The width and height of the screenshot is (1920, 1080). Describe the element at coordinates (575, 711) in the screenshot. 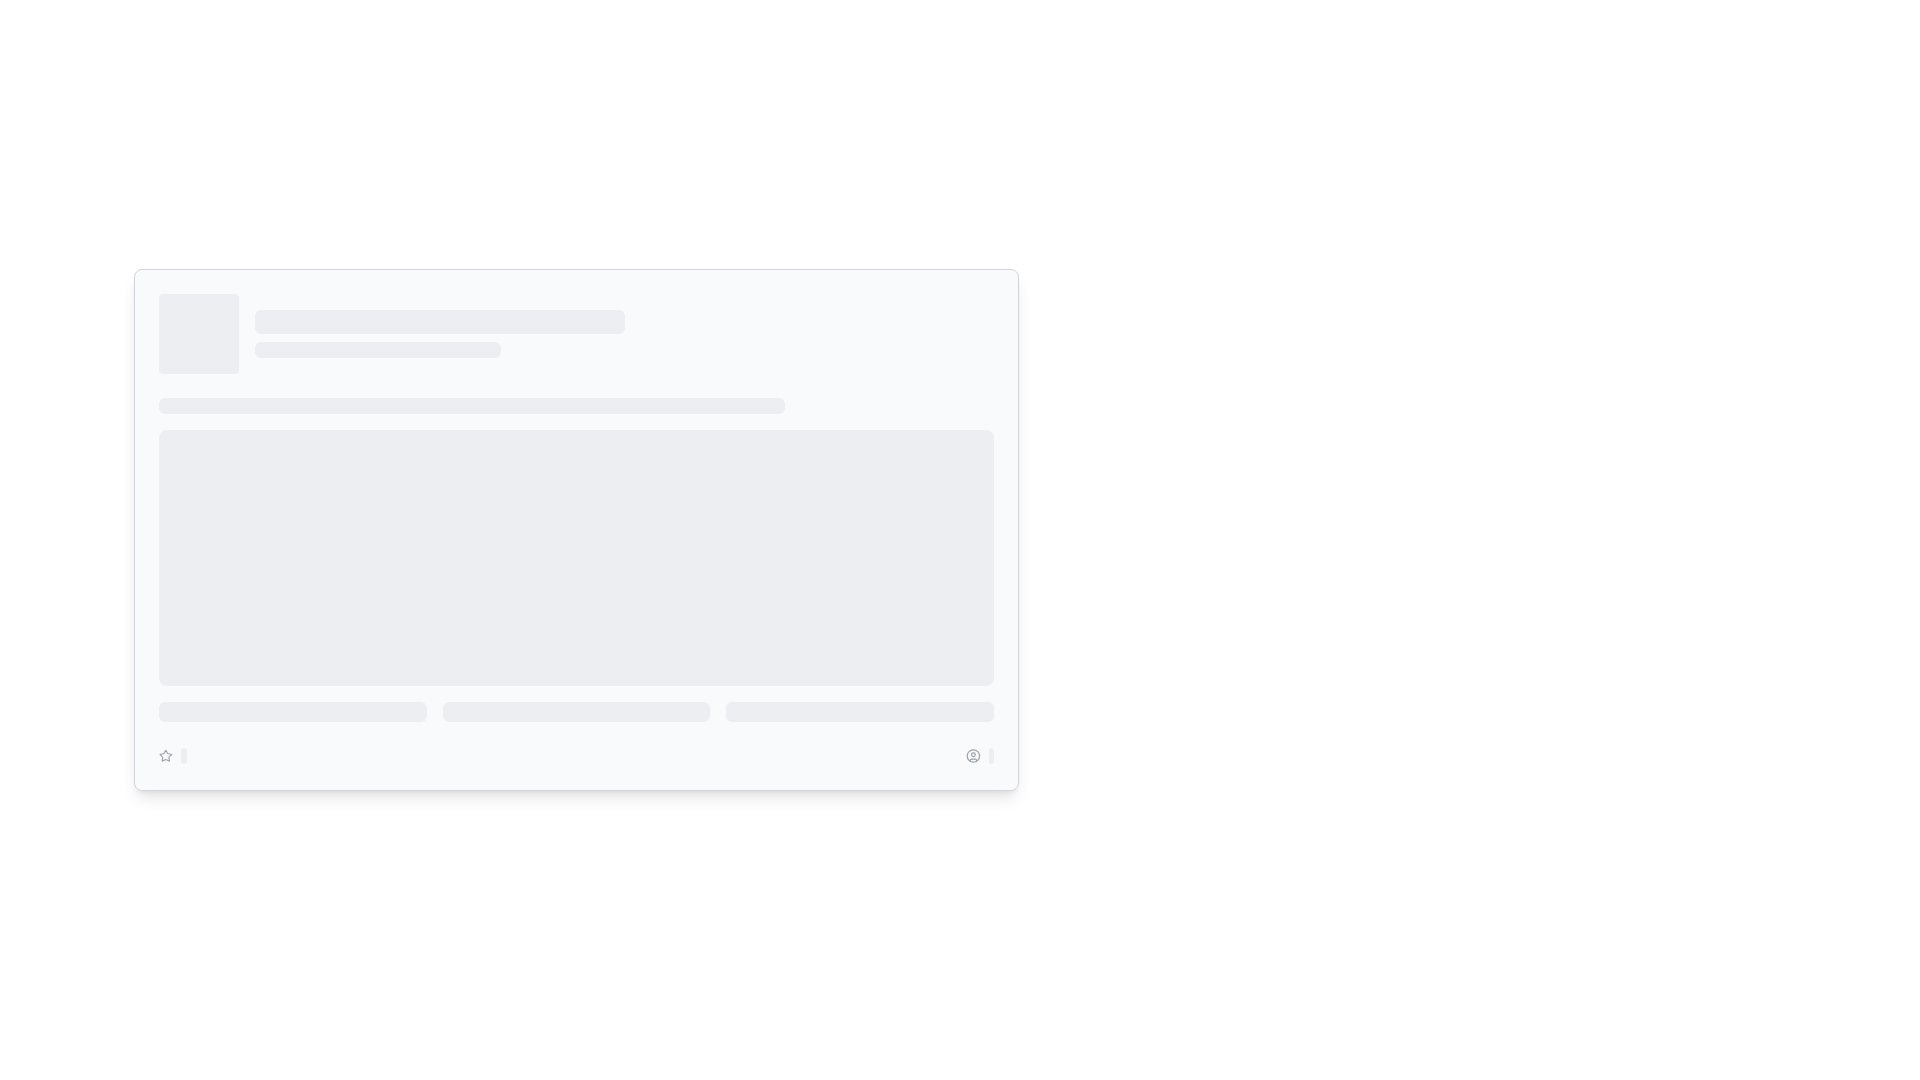

I see `the Loading Placeholder, which is the central element among three horizontally aligned loading bars, styled with a smooth light gray color and rounded shape` at that location.